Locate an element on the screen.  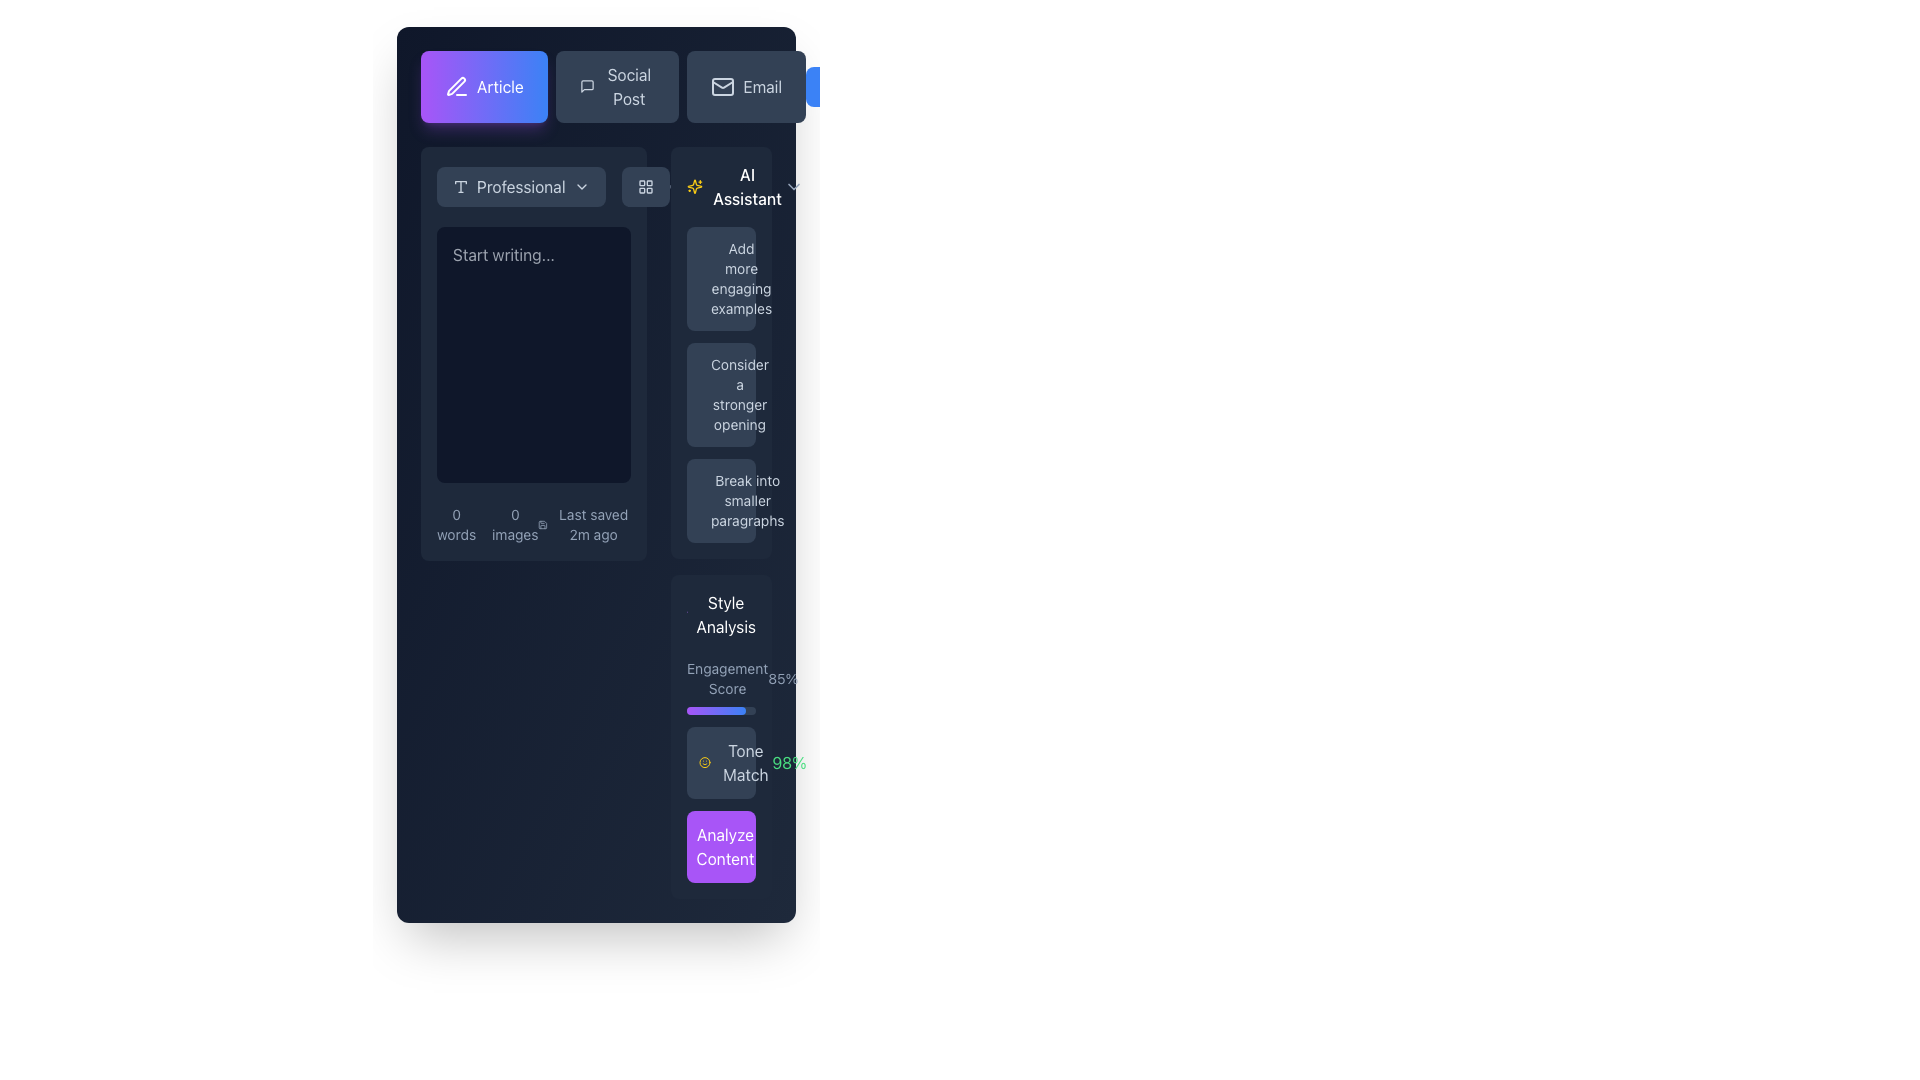
Decorative SVG circle that serves as an alert or information indicator, located in the middle-right portion of the UI adjacent to the 'Break into smaller paragraphs' action is located at coordinates (710, 485).